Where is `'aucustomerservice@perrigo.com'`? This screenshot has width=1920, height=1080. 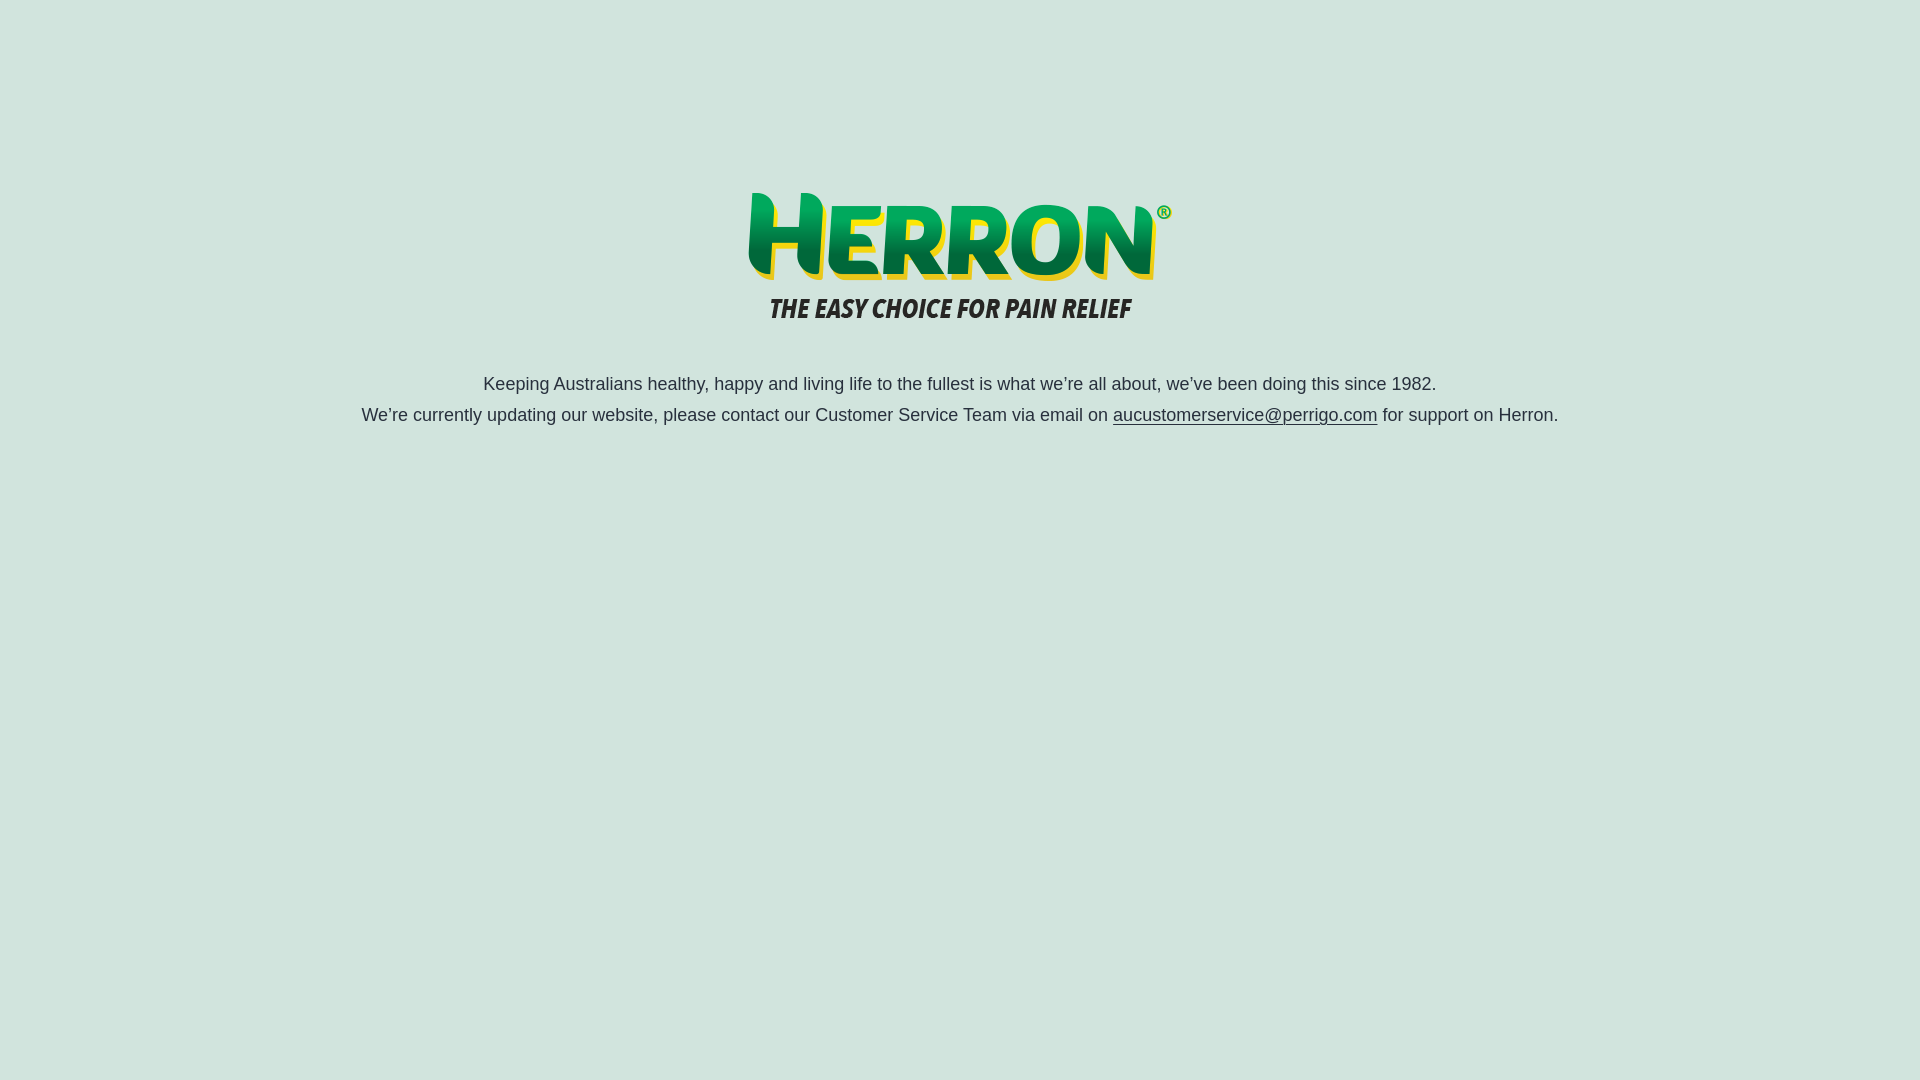
'aucustomerservice@perrigo.com' is located at coordinates (1243, 414).